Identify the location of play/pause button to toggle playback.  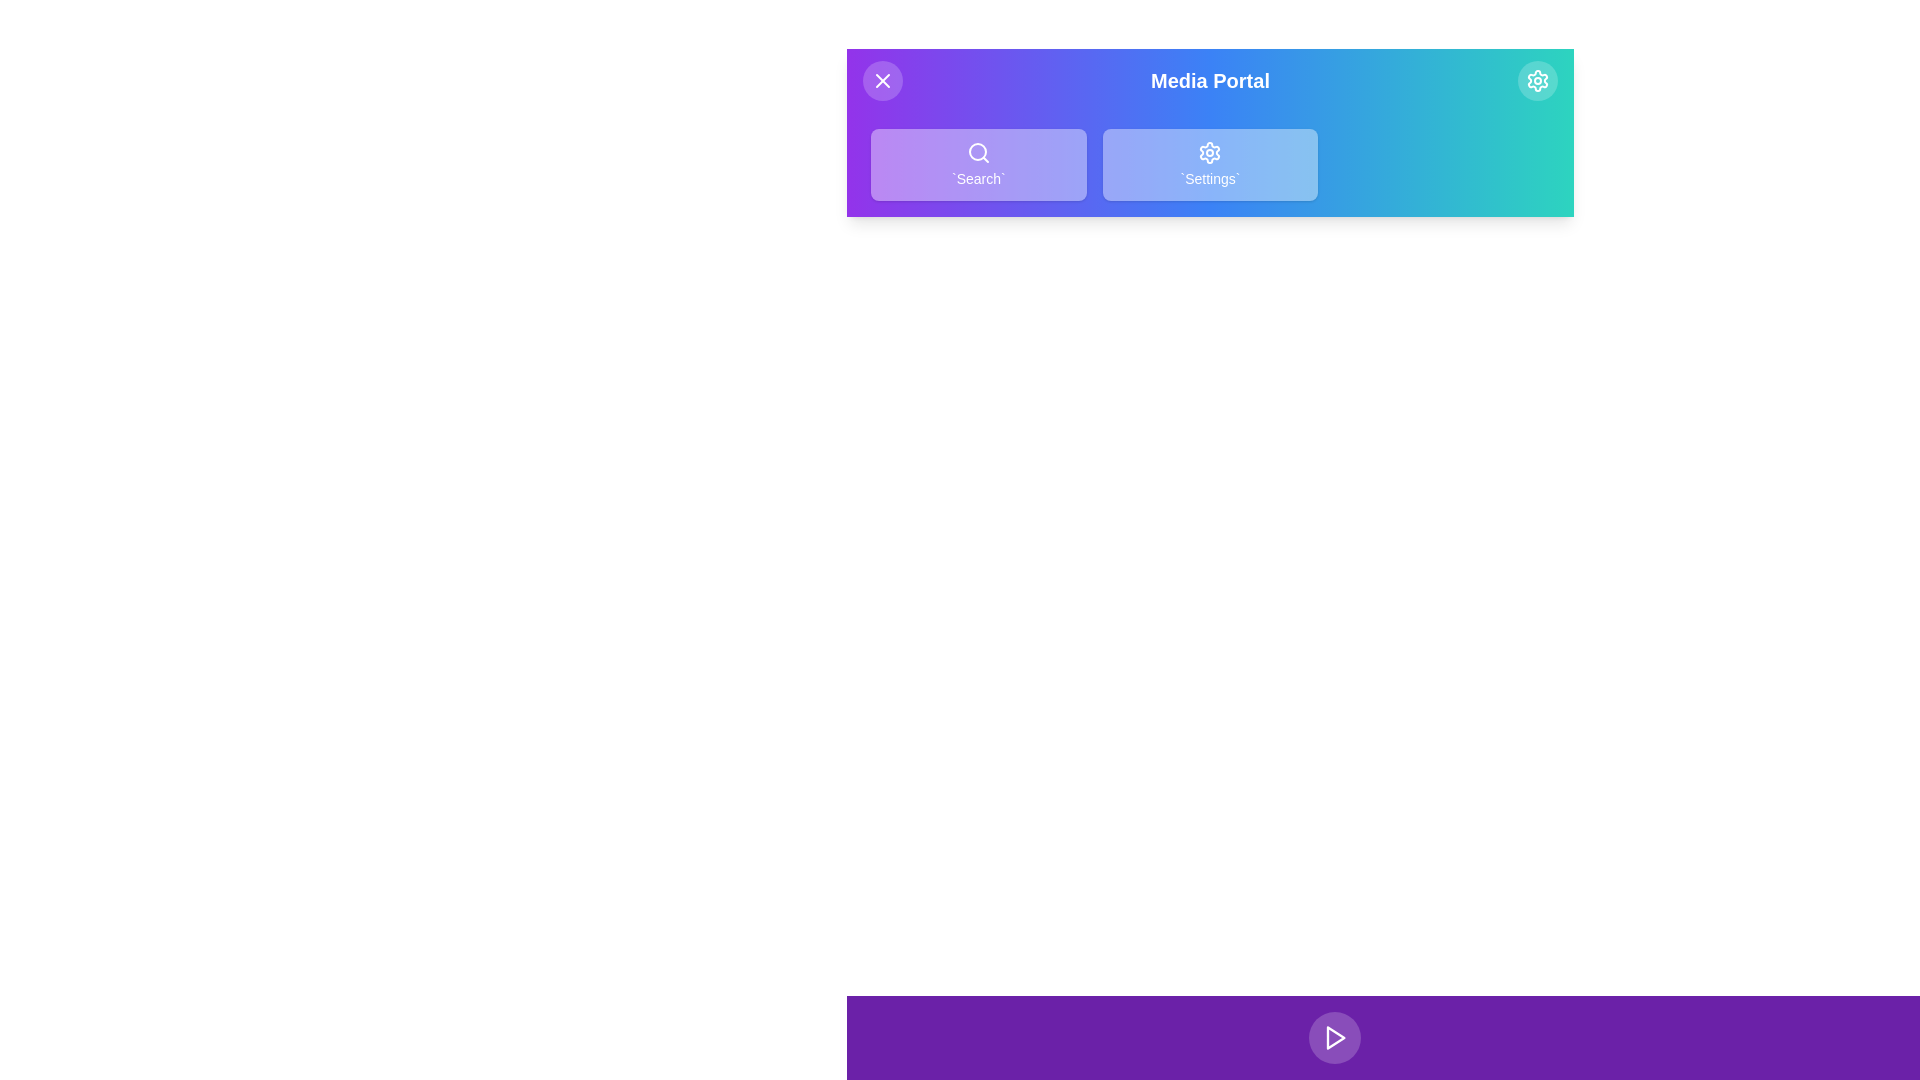
(1334, 1036).